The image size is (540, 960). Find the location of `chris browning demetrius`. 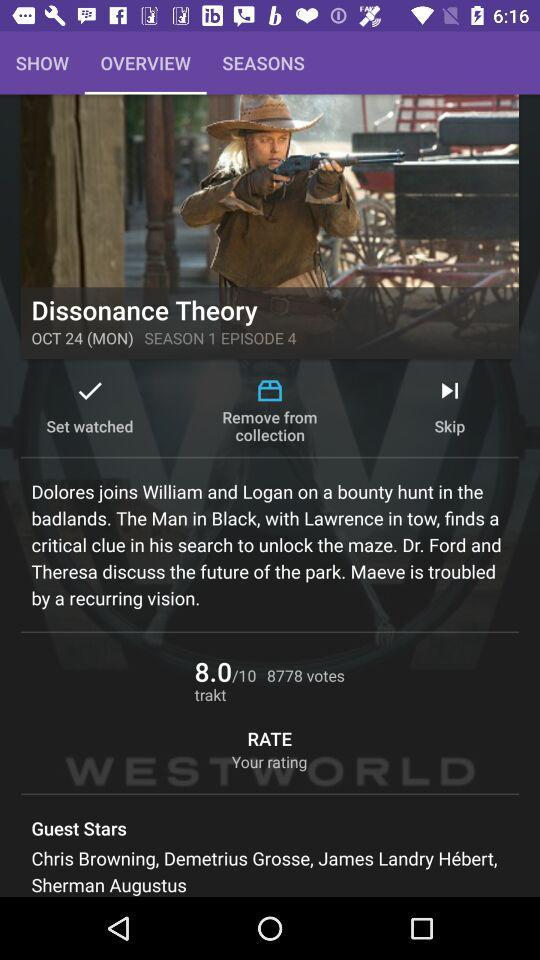

chris browning demetrius is located at coordinates (270, 870).